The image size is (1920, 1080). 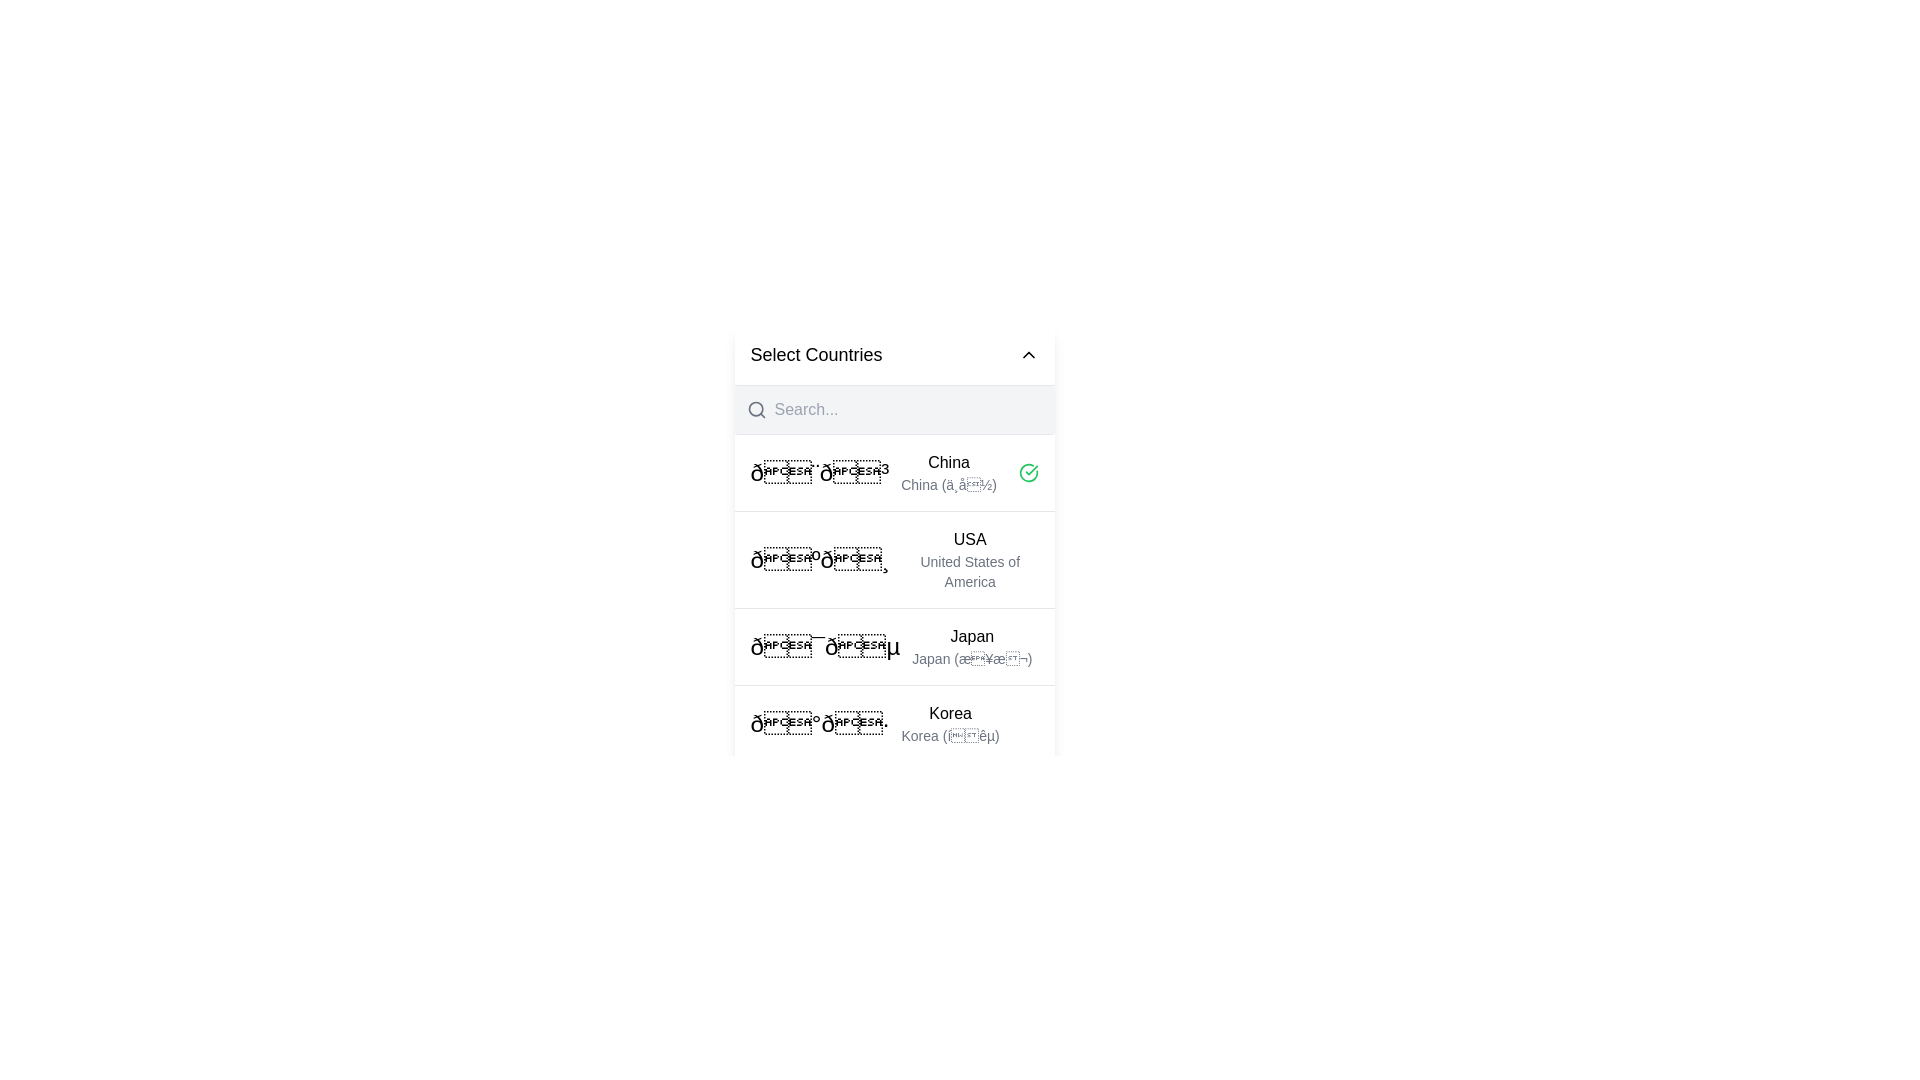 I want to click on the emoji-like text element positioned to the left of 'USA United States of America' in the second row of the countries list, so click(x=820, y=559).